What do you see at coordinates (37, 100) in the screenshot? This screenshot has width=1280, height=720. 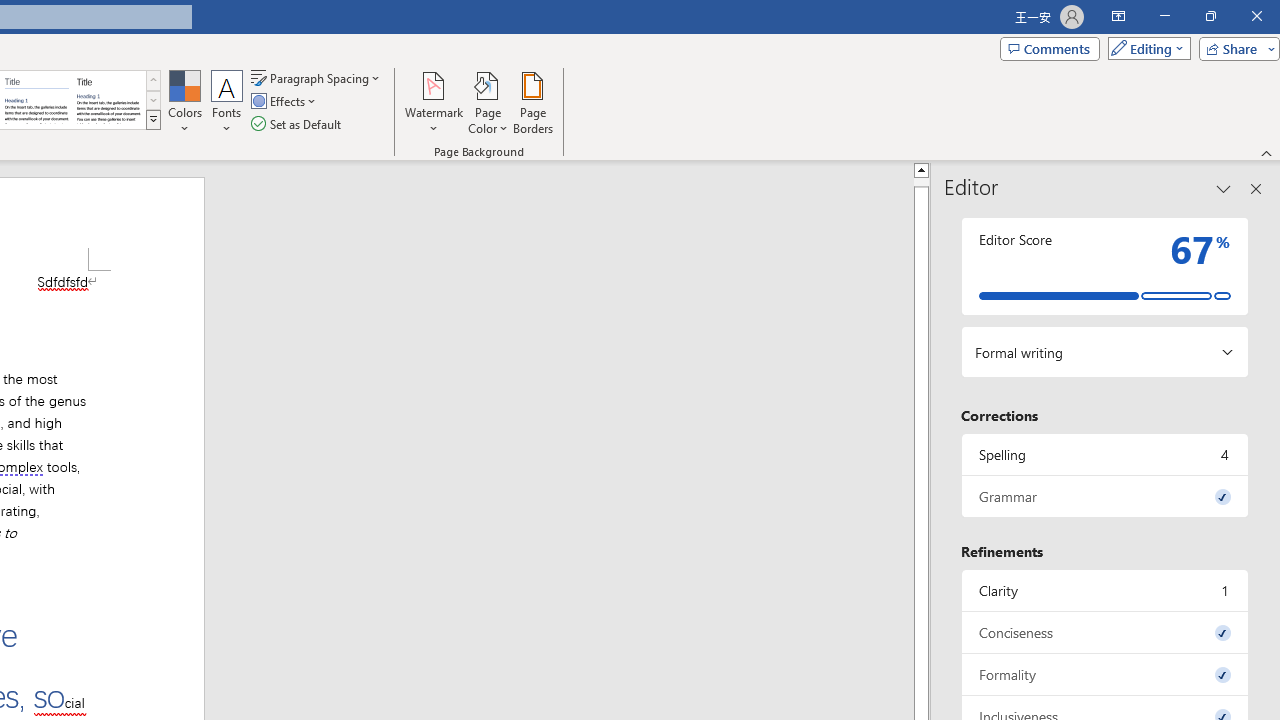 I see `'Word 2010'` at bounding box center [37, 100].